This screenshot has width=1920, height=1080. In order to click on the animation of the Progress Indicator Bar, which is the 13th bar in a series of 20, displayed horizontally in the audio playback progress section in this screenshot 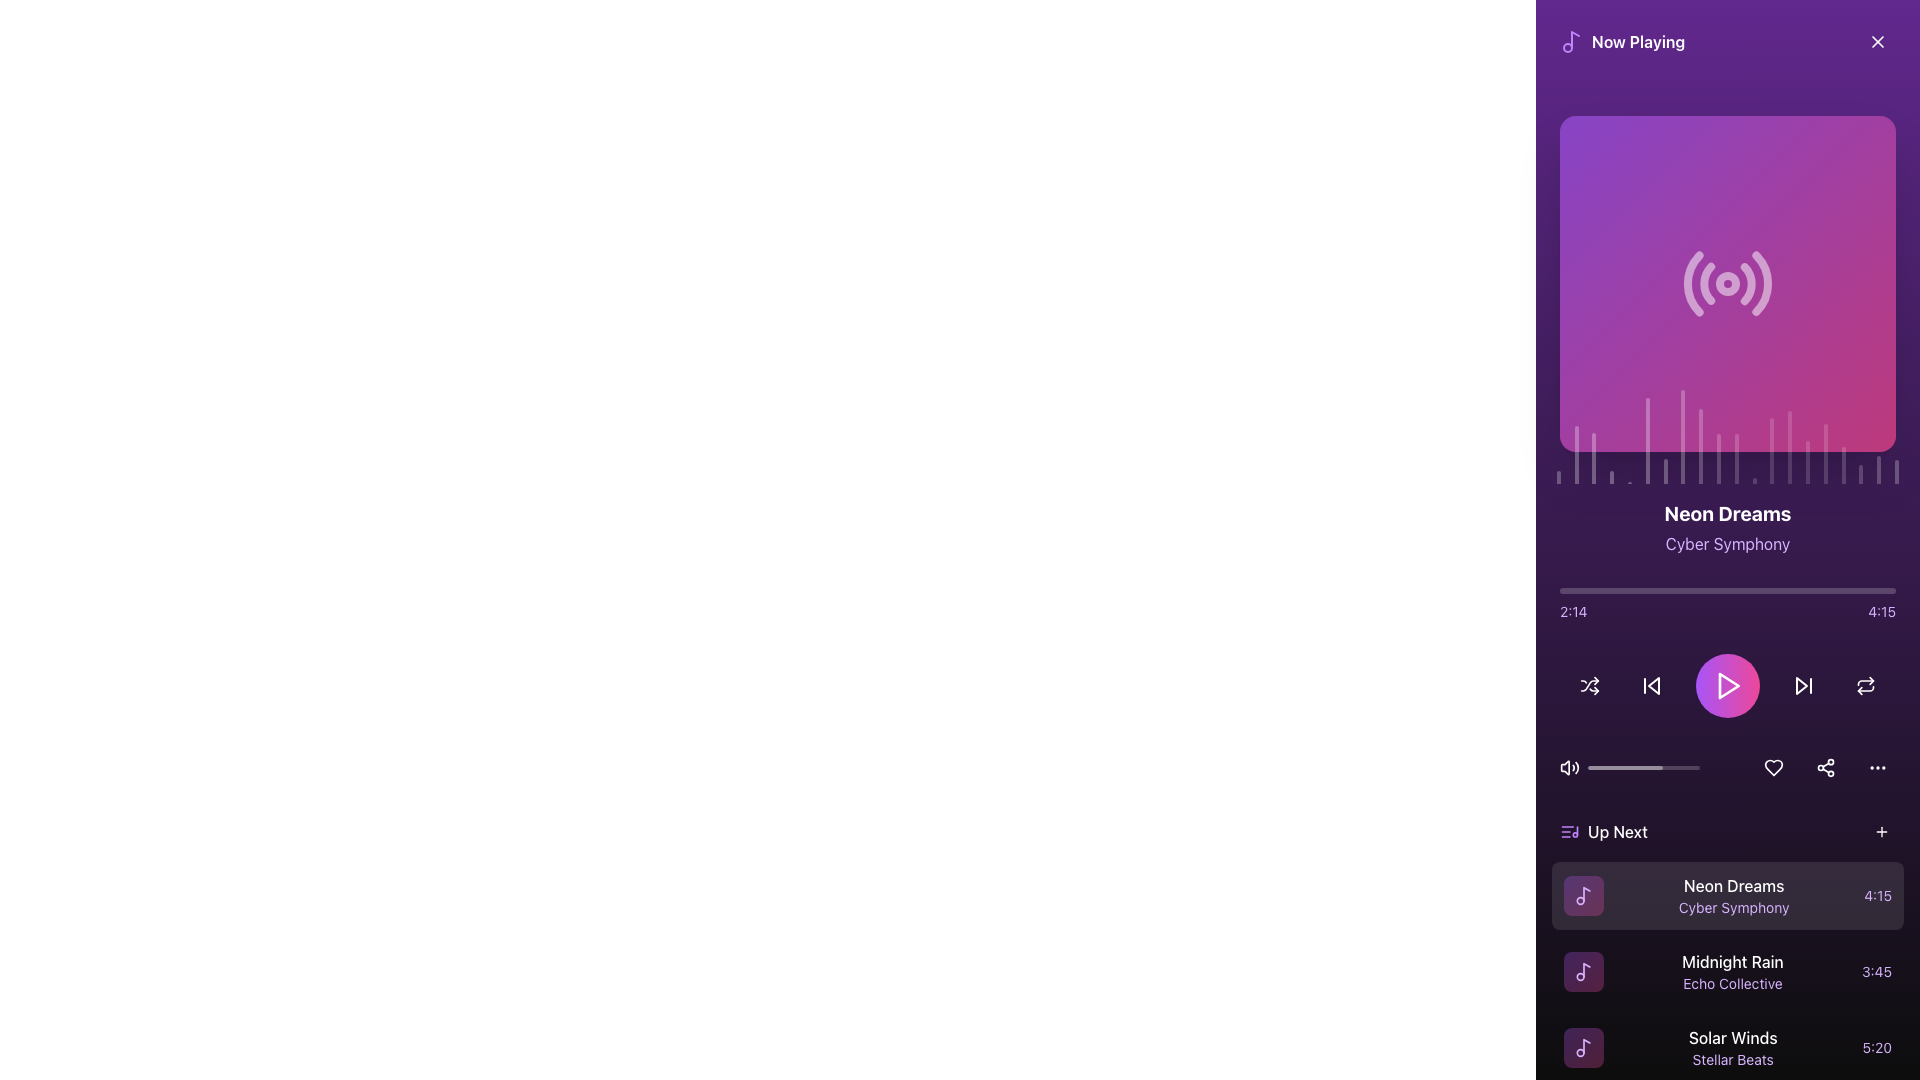, I will do `click(1772, 451)`.